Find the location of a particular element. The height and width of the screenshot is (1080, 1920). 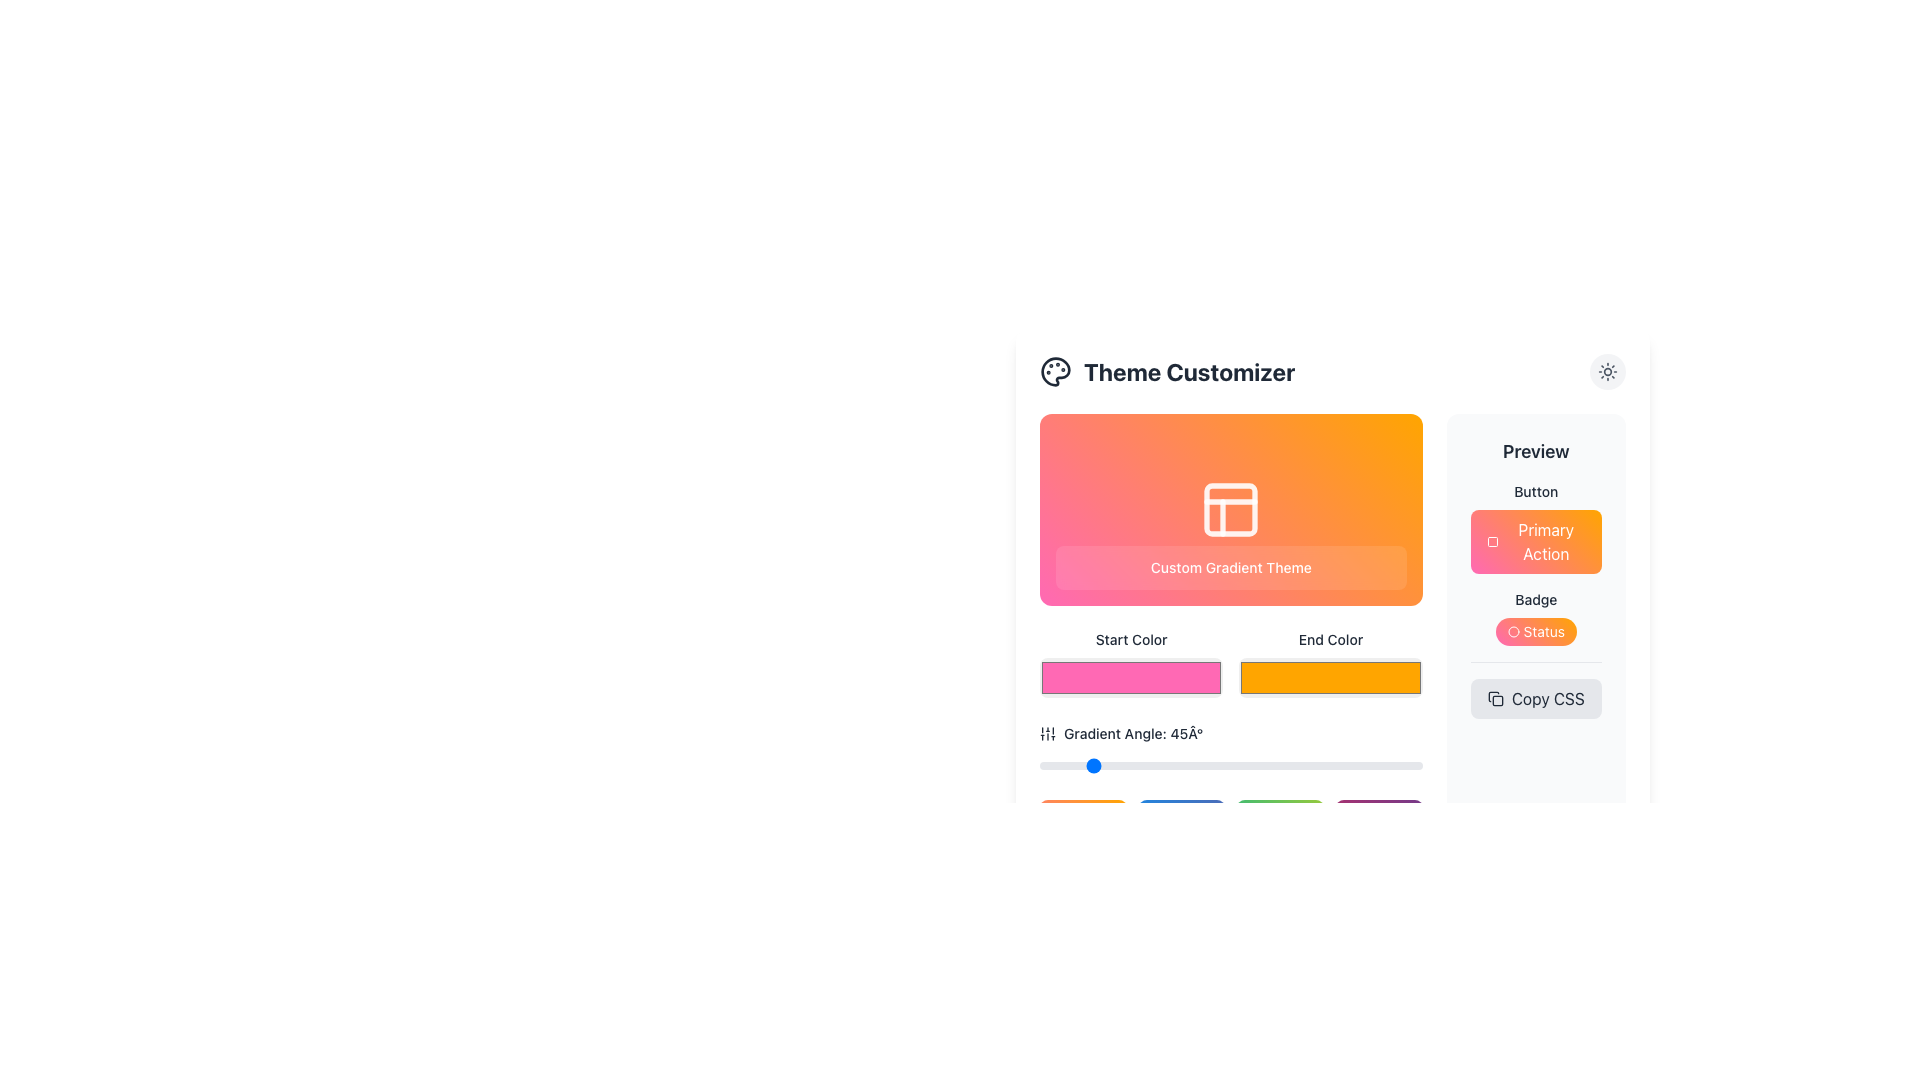

the gradient angle slider is located at coordinates (1067, 765).